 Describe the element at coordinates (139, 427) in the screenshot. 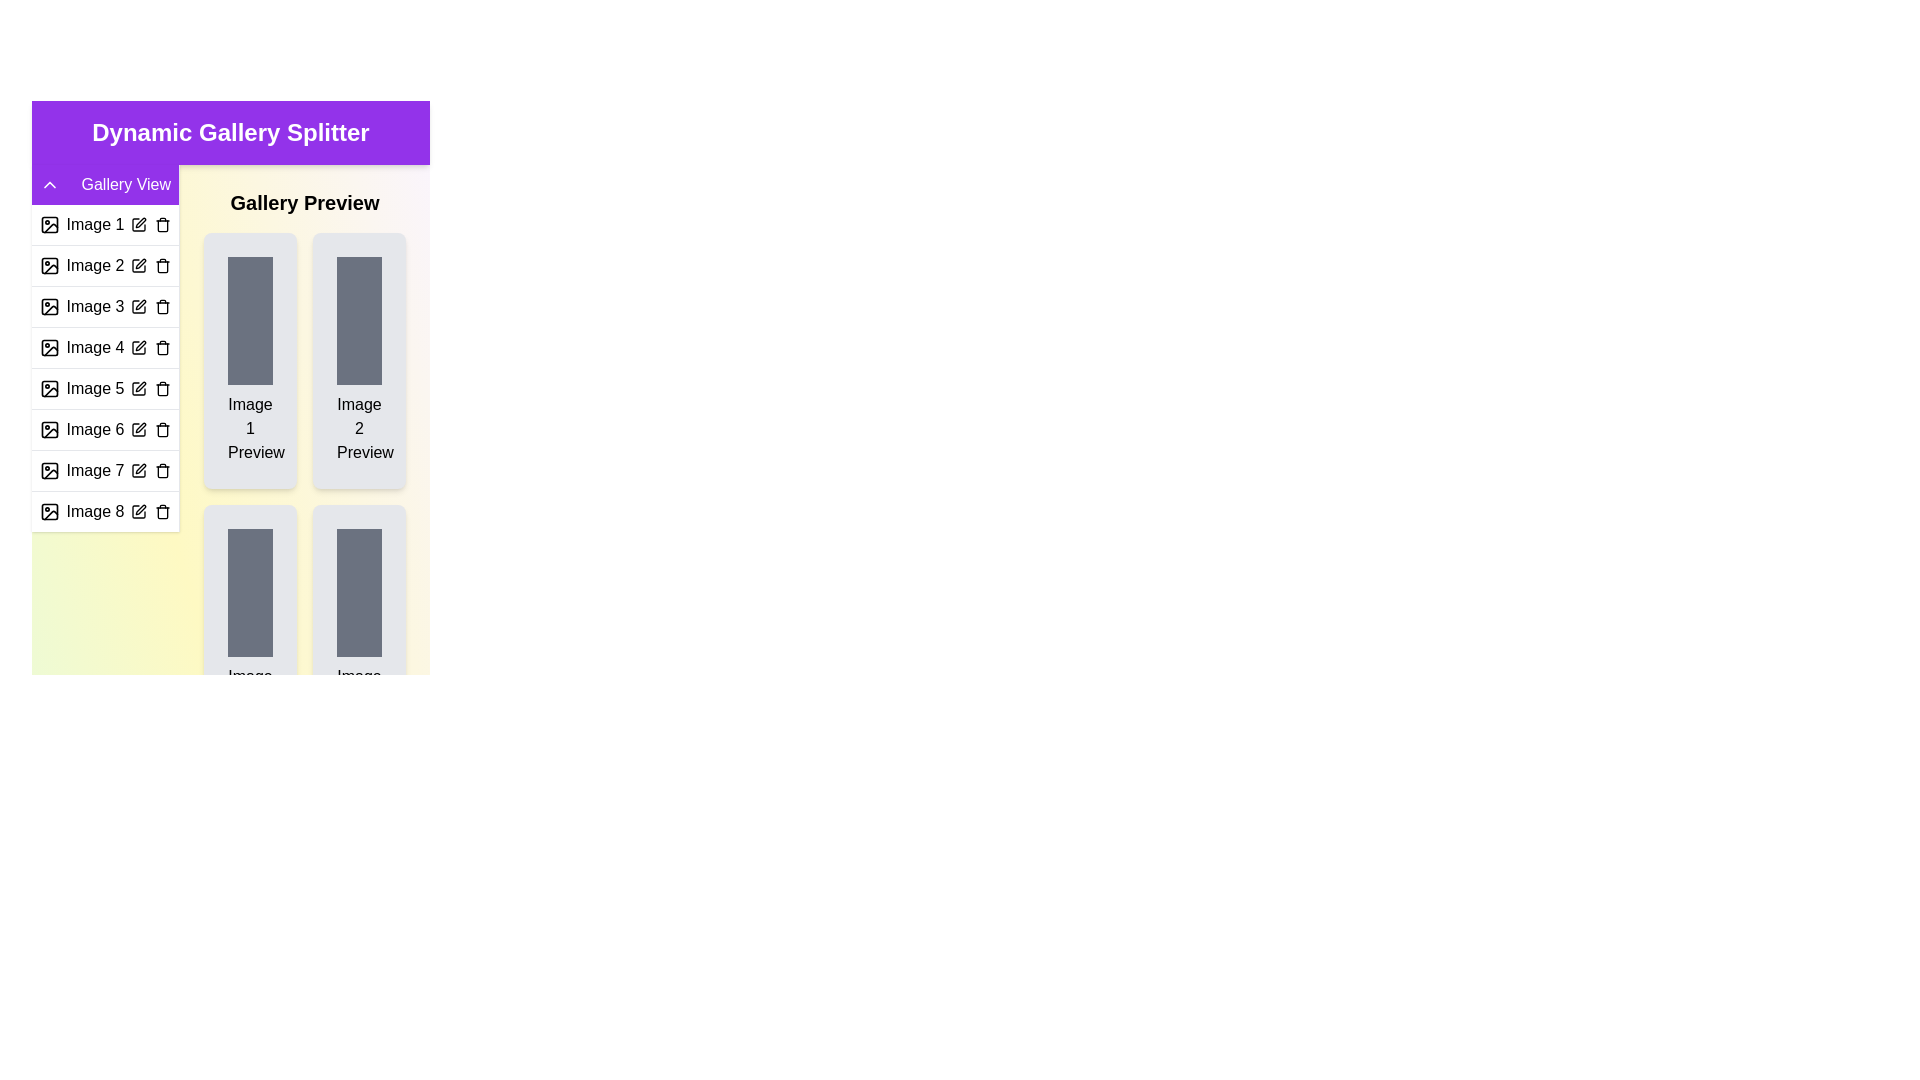

I see `the edit icon button resembling a pen, located next to the text label 'Image 6' in the left sidebar of the 'Gallery View', to initiate the edit action` at that location.